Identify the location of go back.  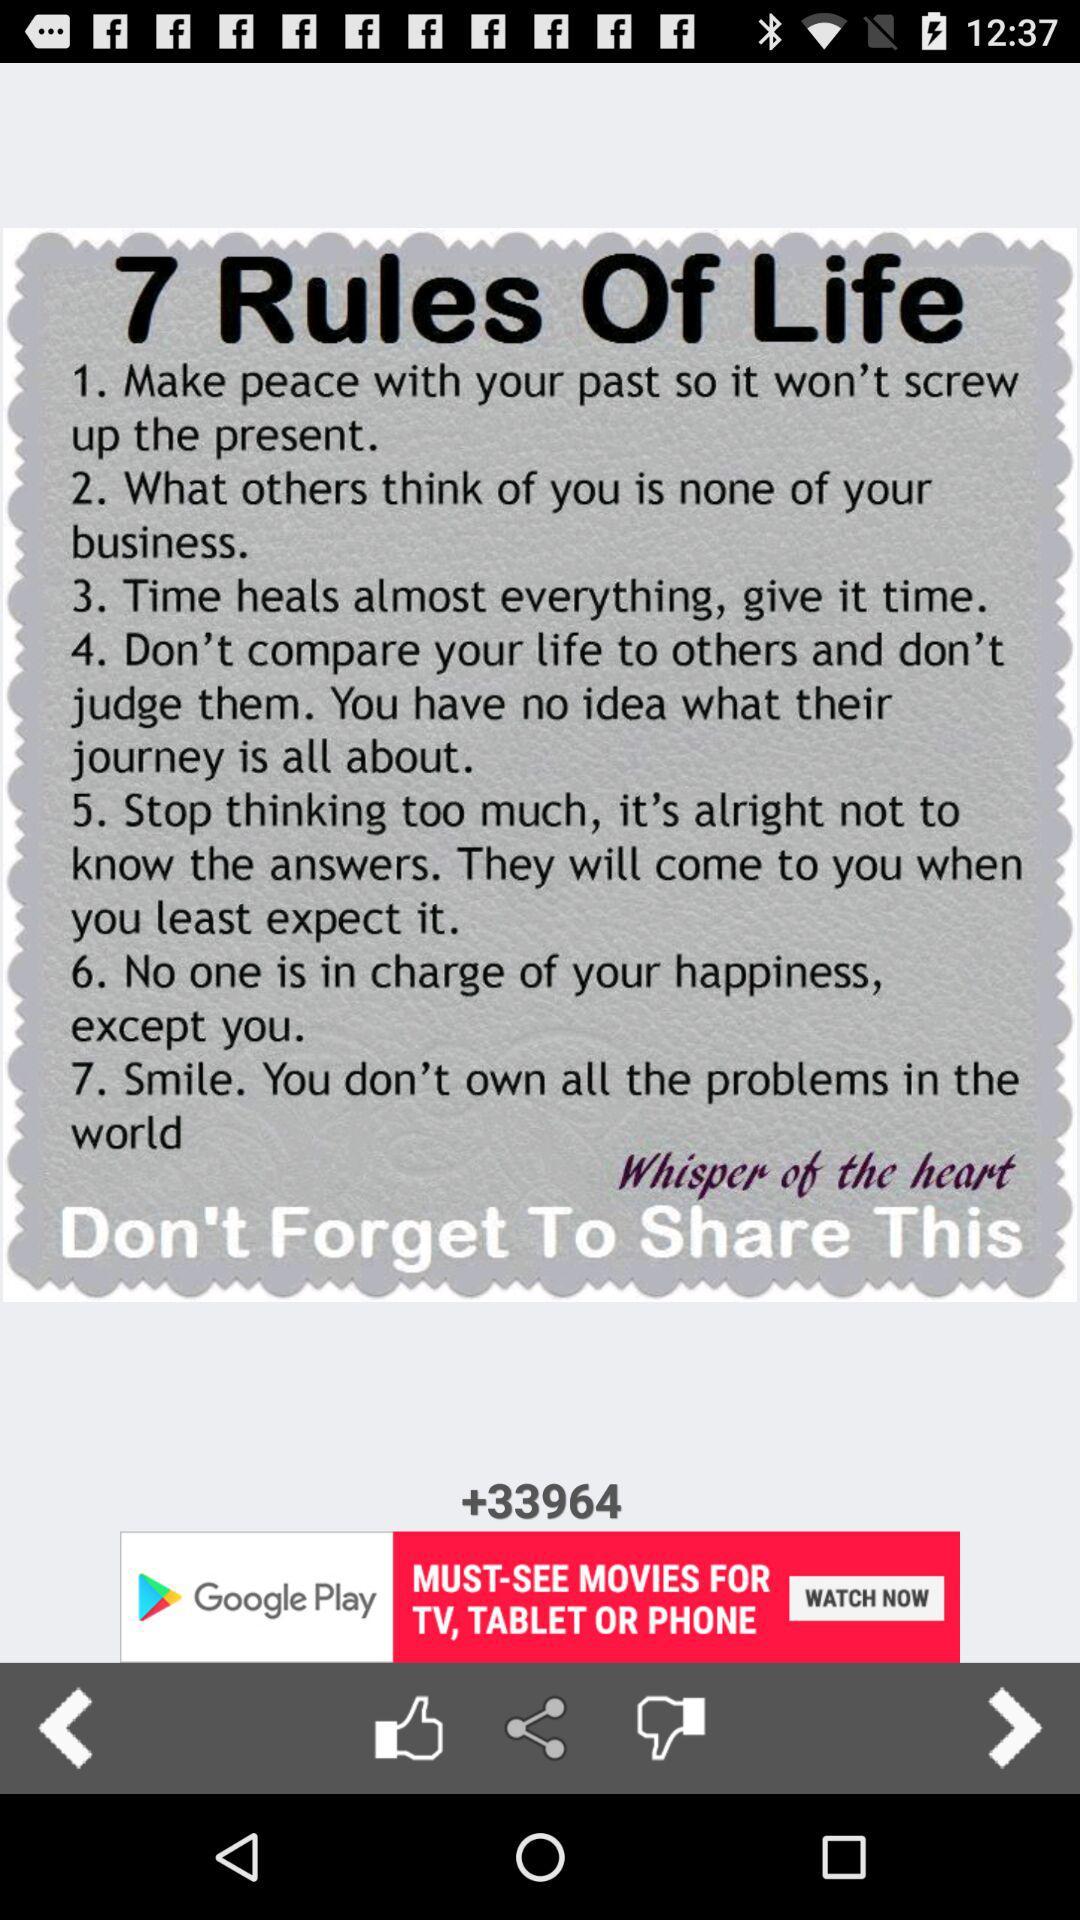
(64, 1727).